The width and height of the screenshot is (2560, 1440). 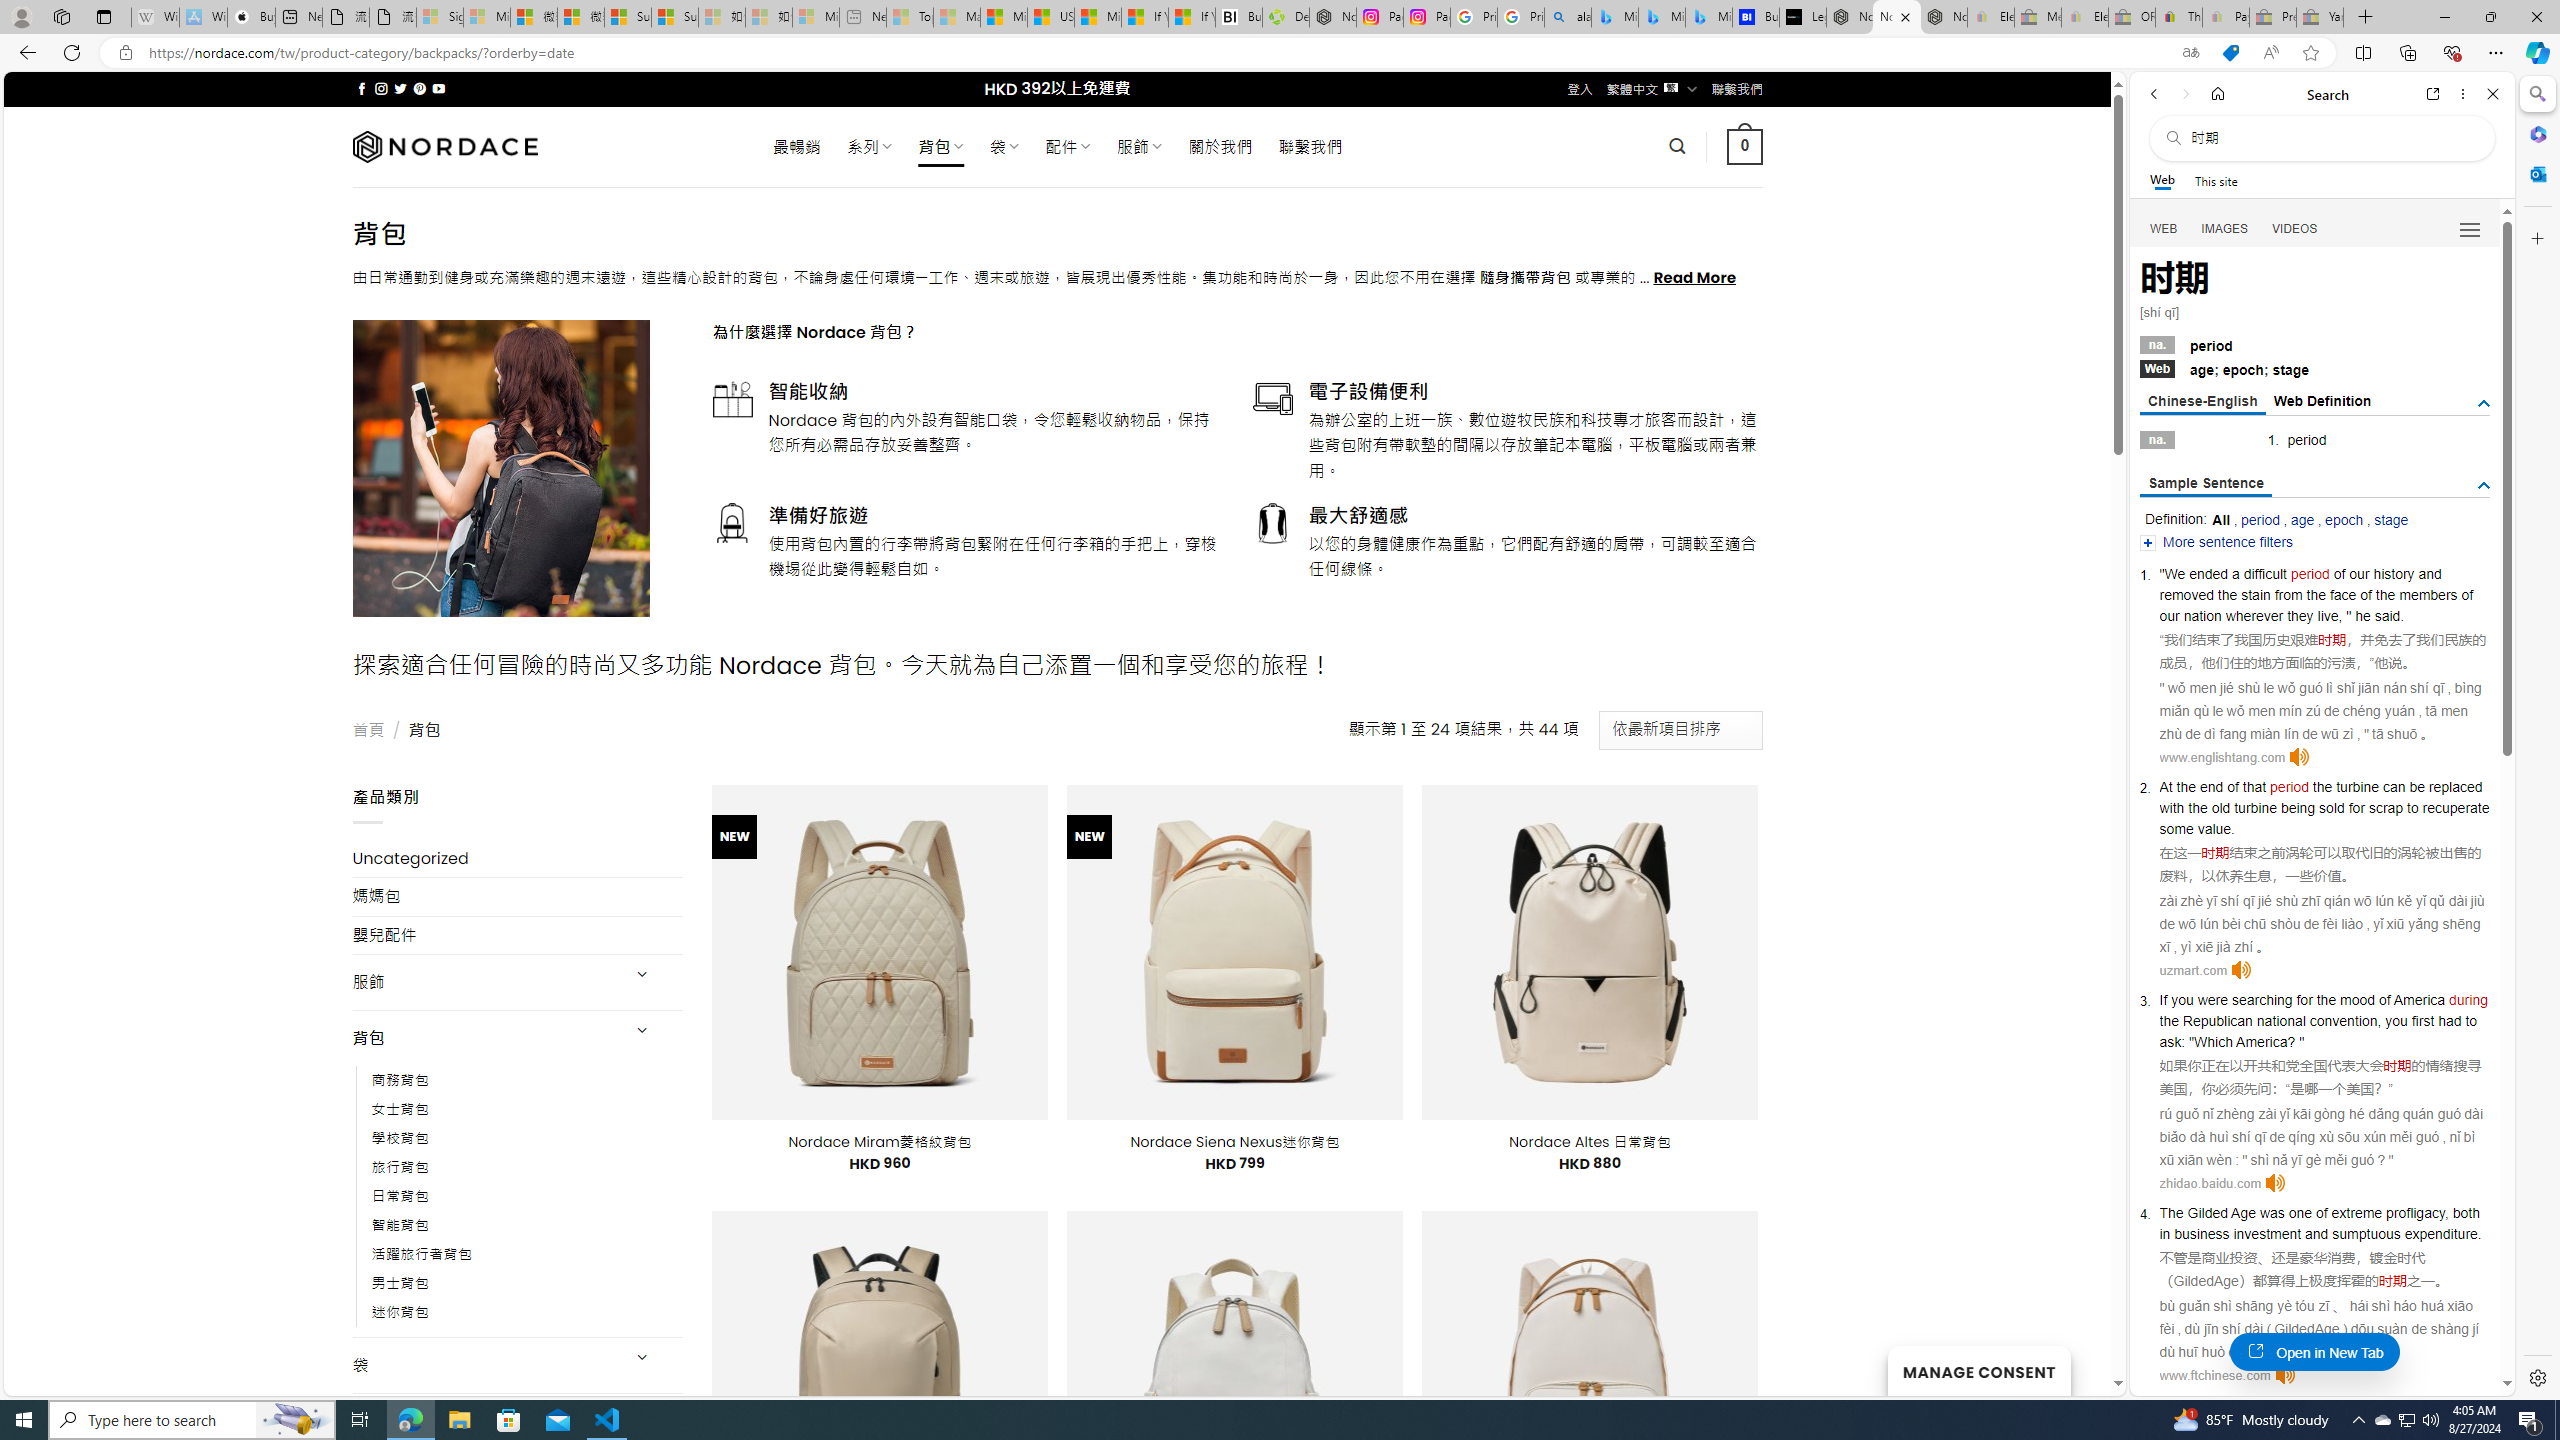 What do you see at coordinates (2225, 227) in the screenshot?
I see `'Search Filter, IMAGES'` at bounding box center [2225, 227].